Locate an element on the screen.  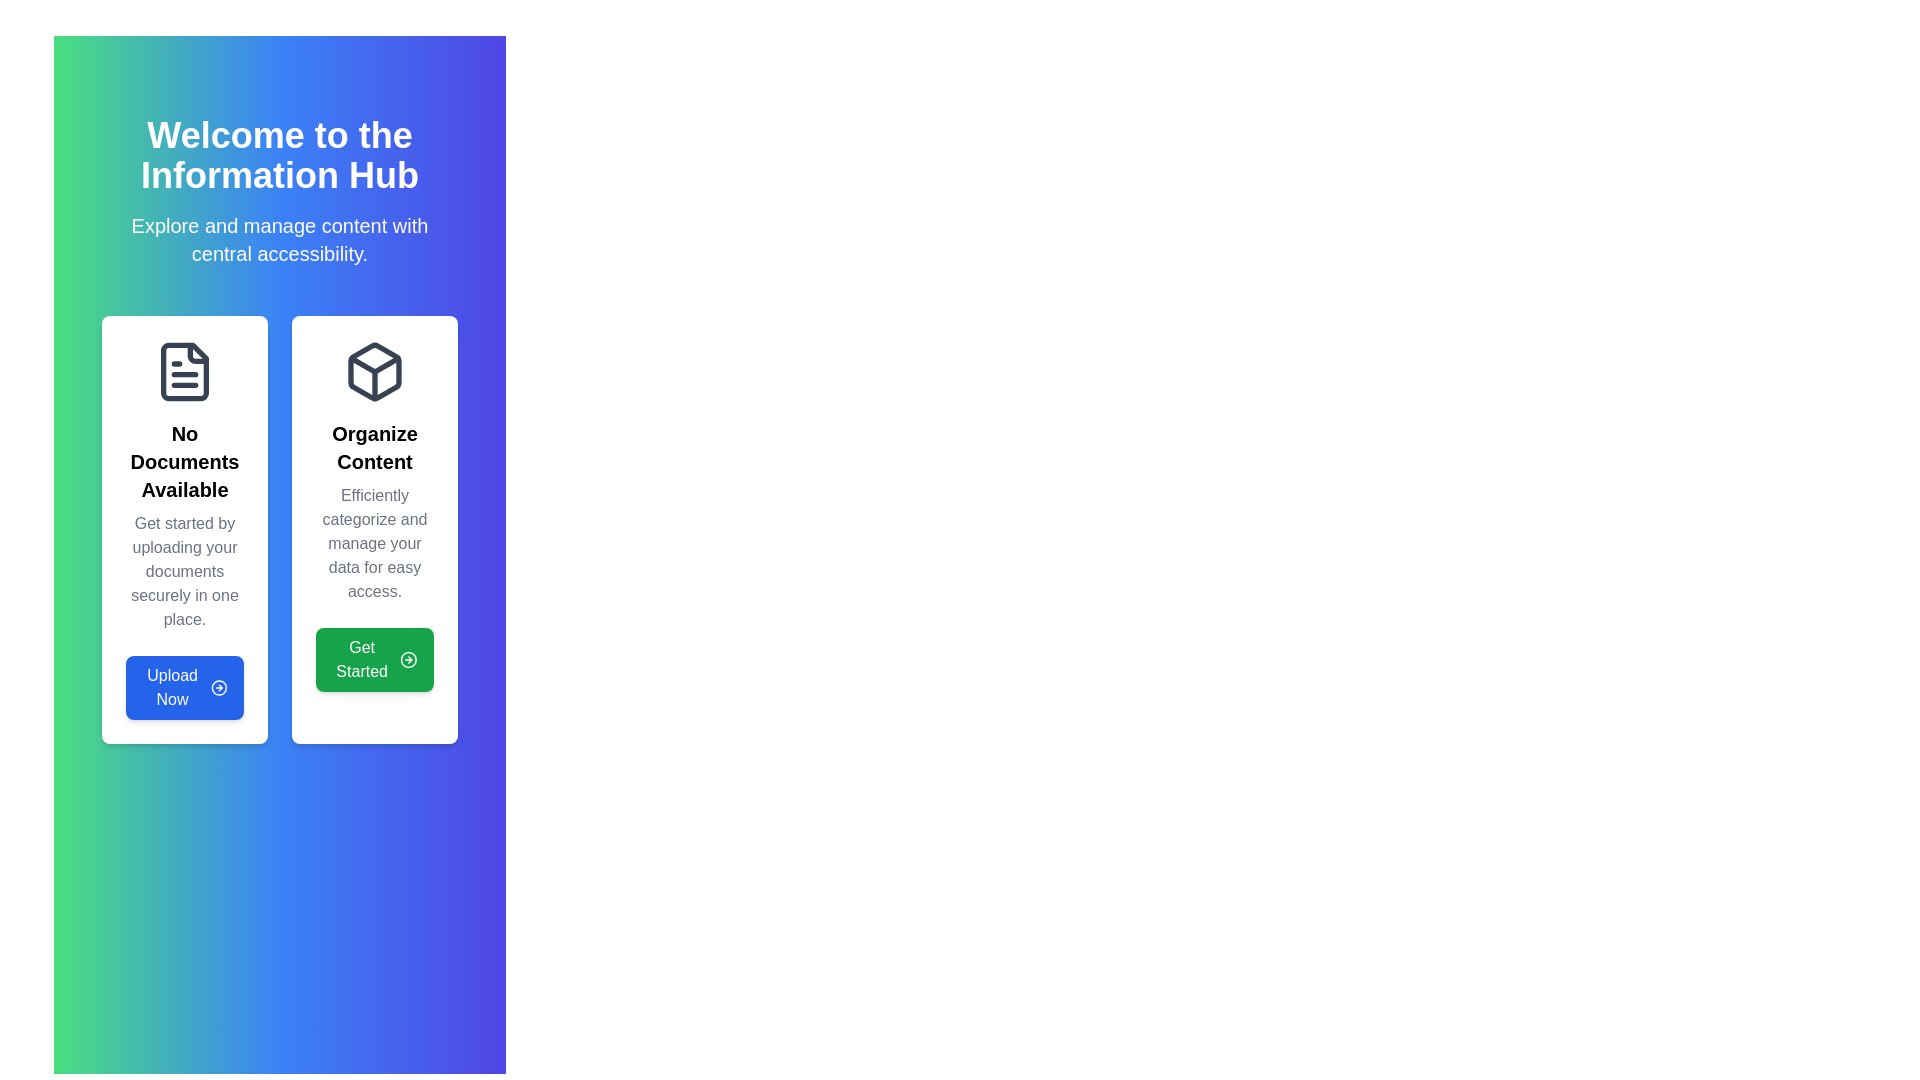
the headline text that greets users and introduces the application's purpose is located at coordinates (278, 154).